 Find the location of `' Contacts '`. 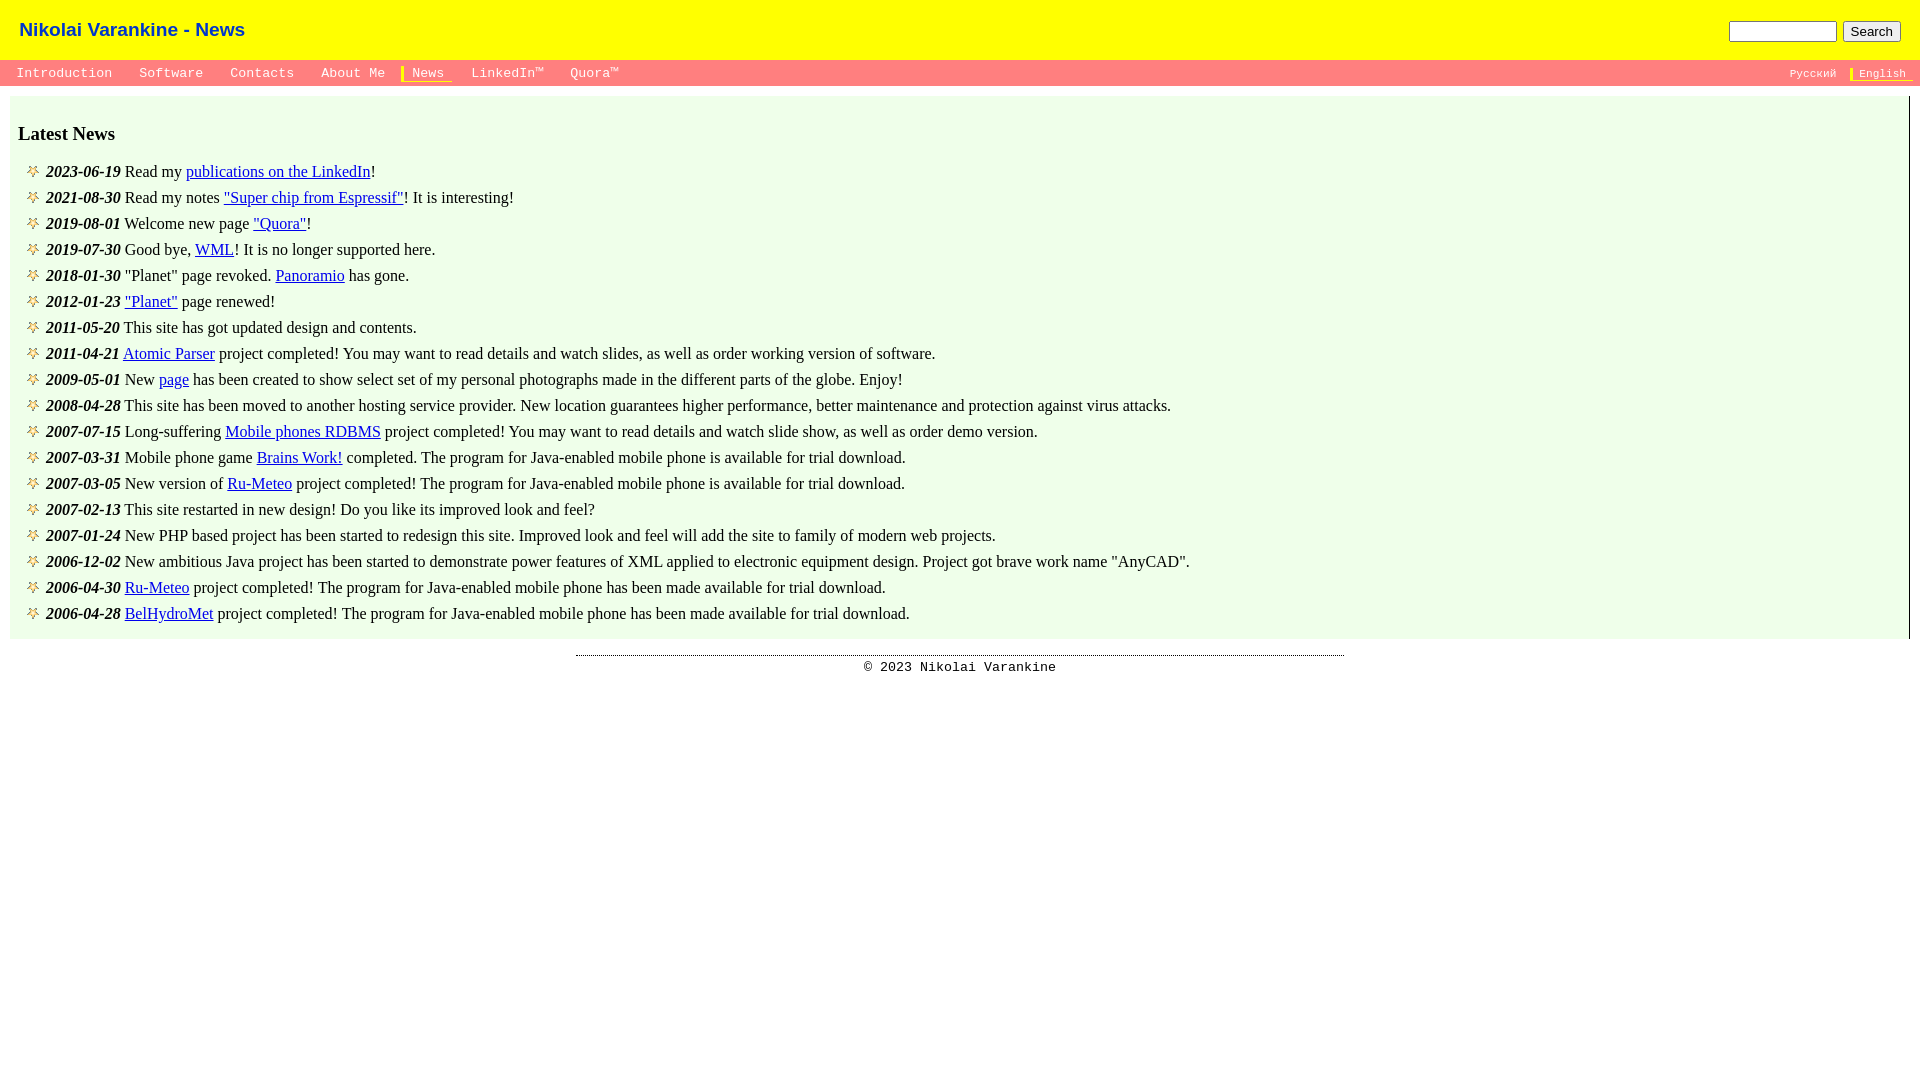

' Contacts ' is located at coordinates (219, 72).